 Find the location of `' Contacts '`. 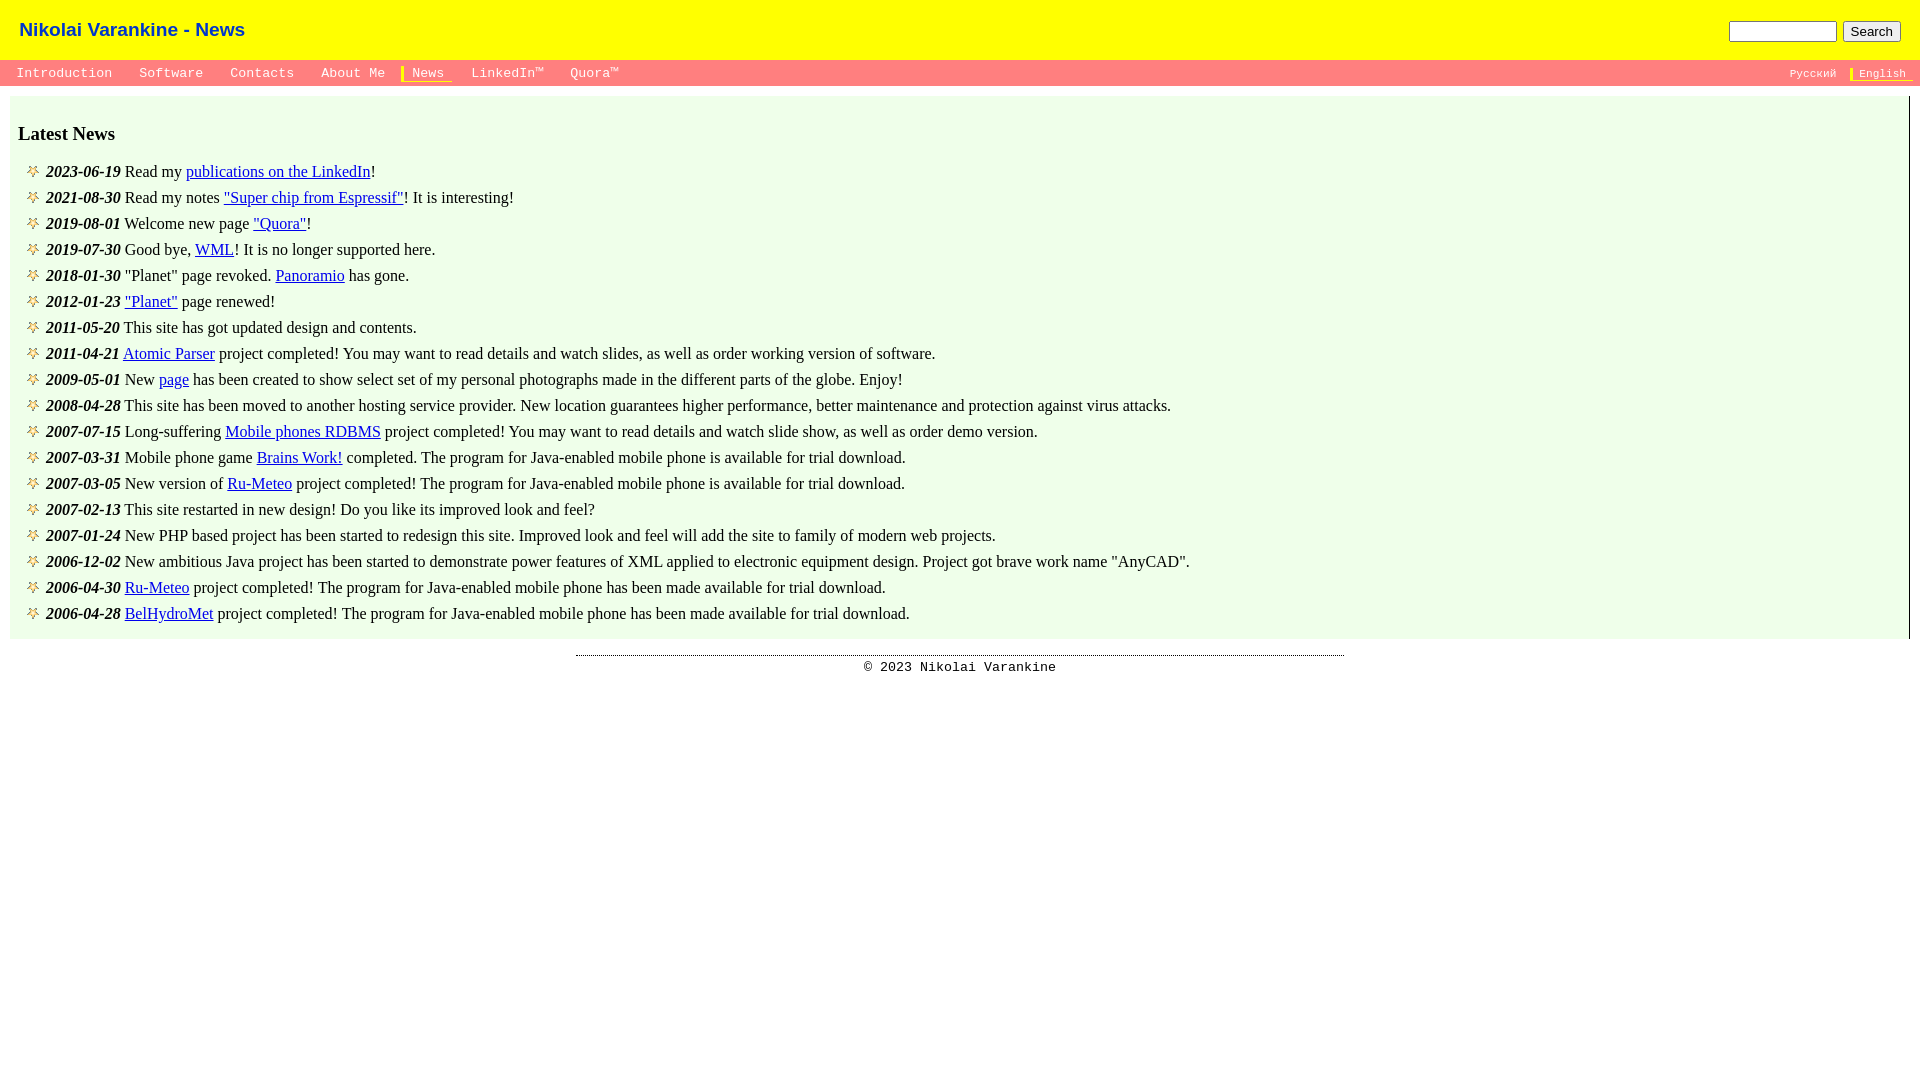

' Contacts ' is located at coordinates (219, 72).